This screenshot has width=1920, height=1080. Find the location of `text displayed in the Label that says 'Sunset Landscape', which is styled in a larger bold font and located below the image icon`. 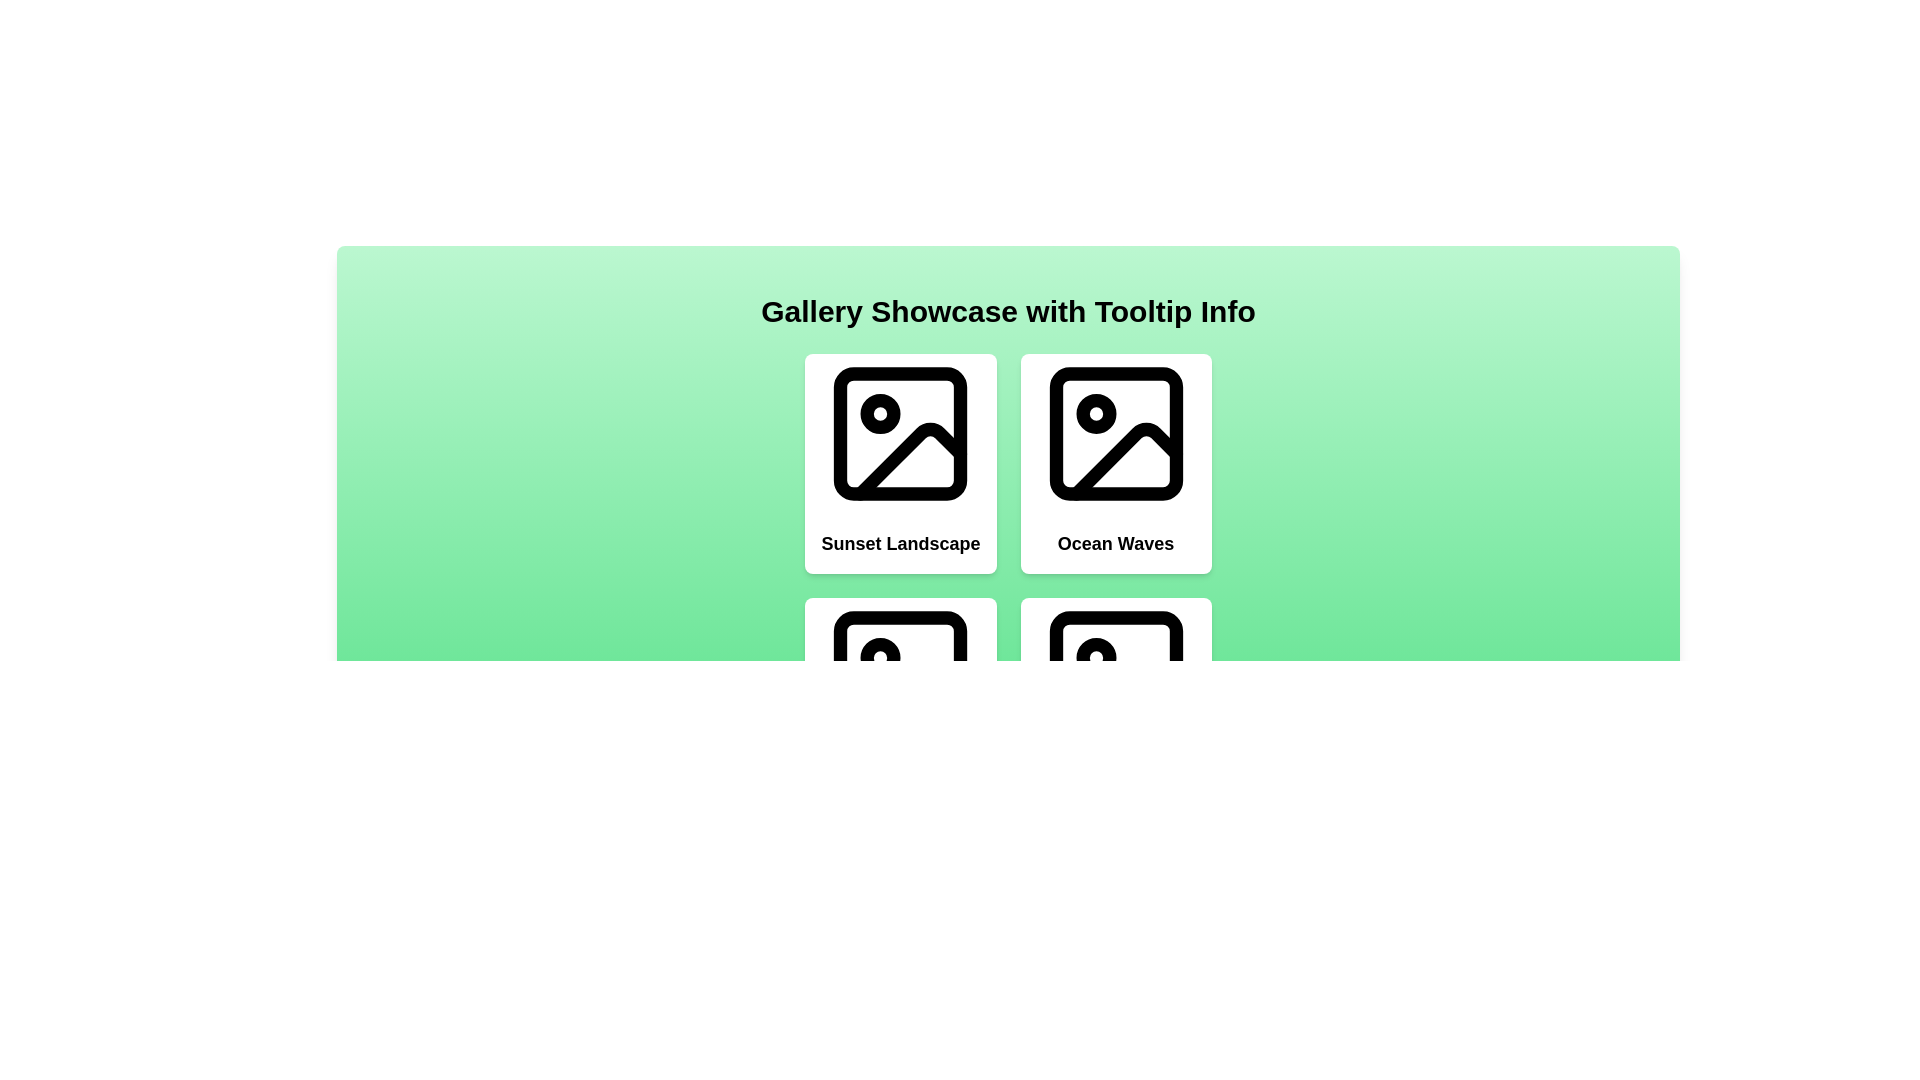

text displayed in the Label that says 'Sunset Landscape', which is styled in a larger bold font and located below the image icon is located at coordinates (900, 543).